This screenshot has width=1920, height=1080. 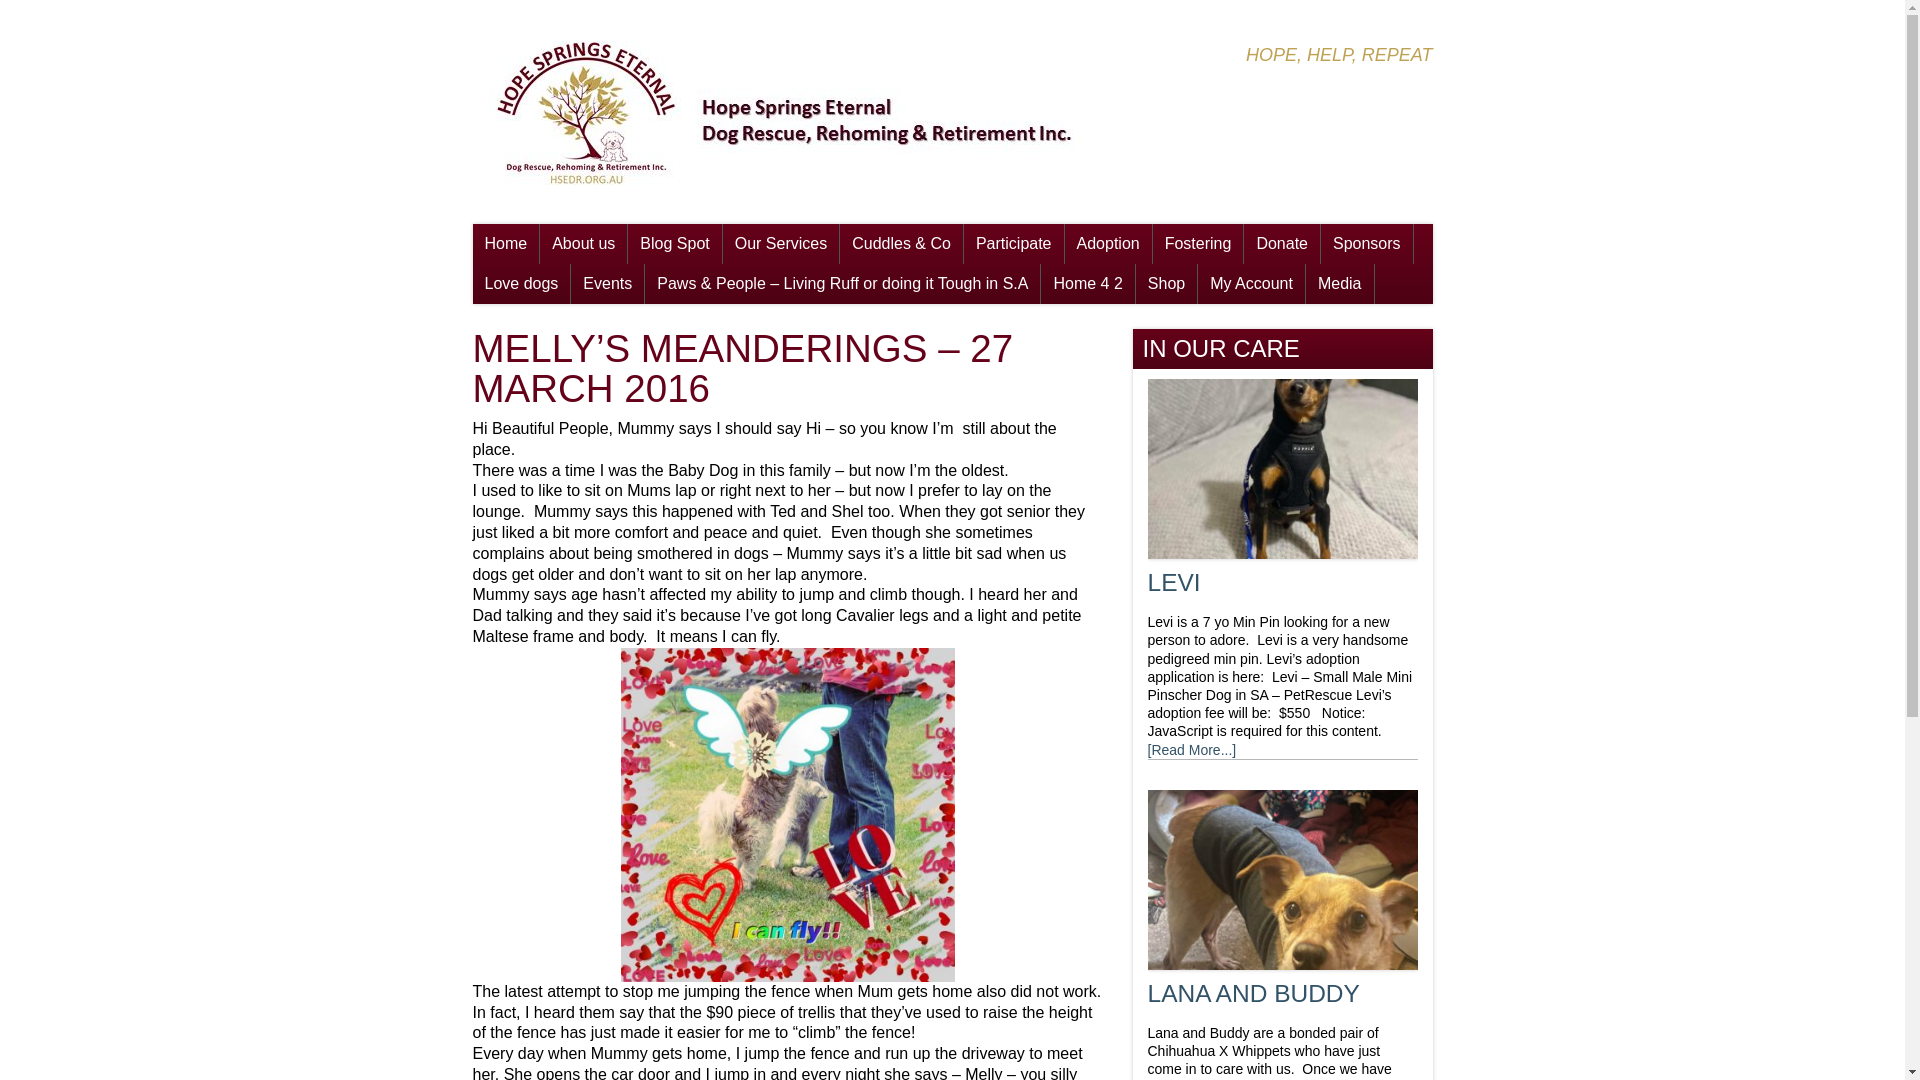 I want to click on 'Blog Spot', so click(x=674, y=242).